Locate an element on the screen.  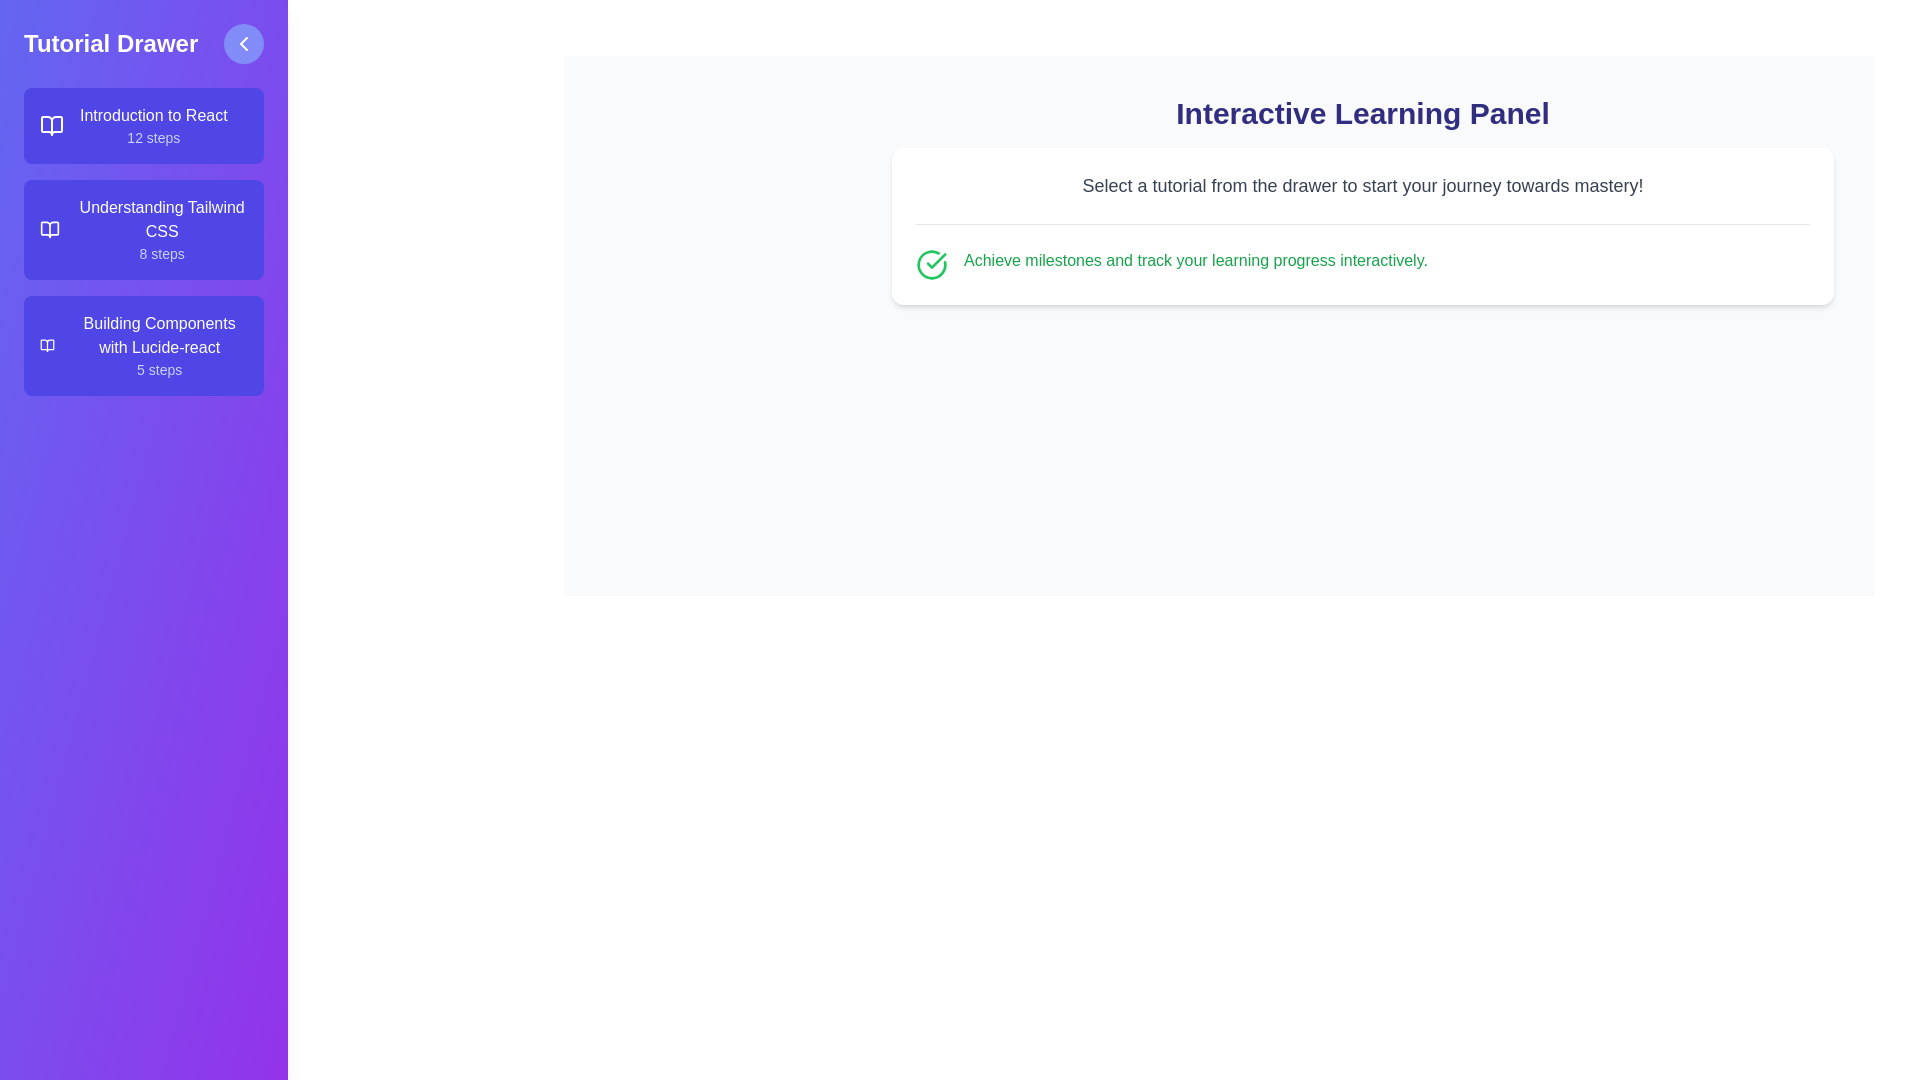
toggle button to open or close the drawer is located at coordinates (243, 43).